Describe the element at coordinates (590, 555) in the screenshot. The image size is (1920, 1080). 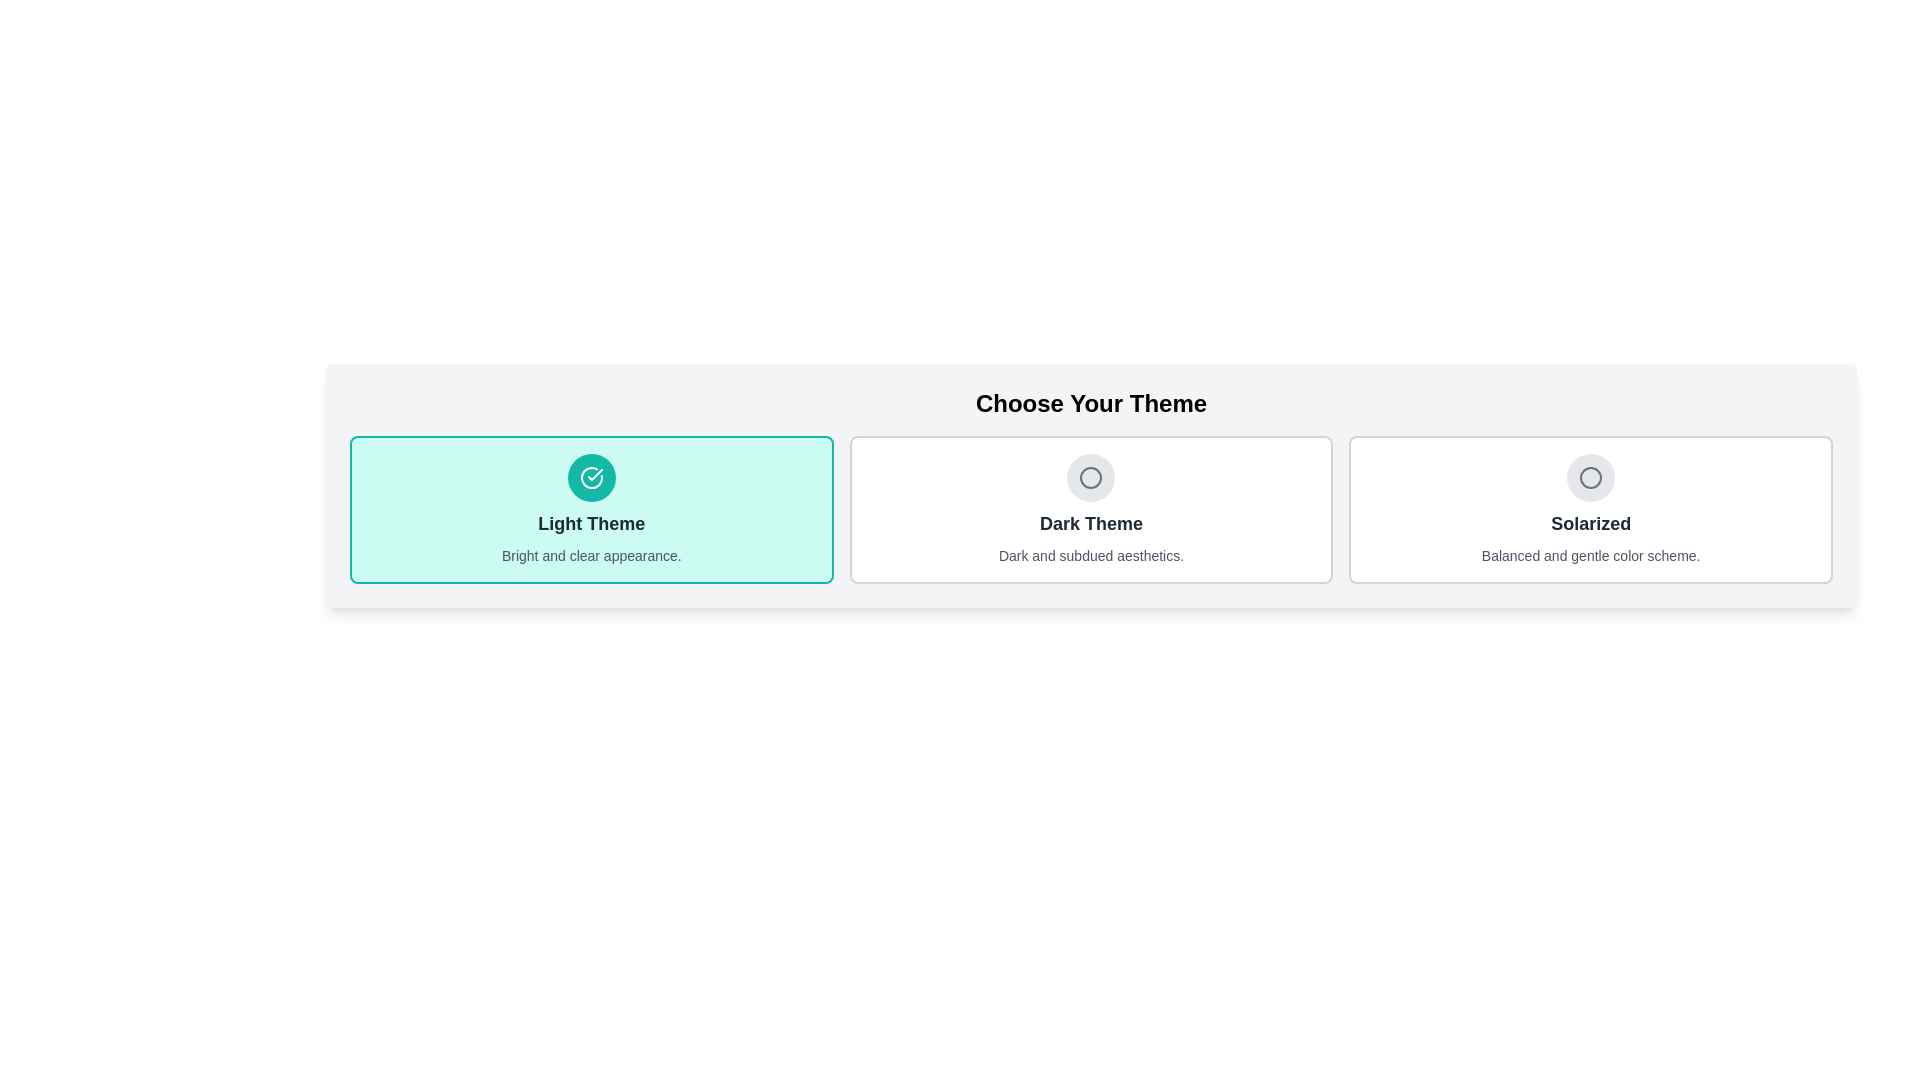
I see `the text label that displays 'Bright and clear appearance.' located at the bottom of the 'Light Theme' card` at that location.